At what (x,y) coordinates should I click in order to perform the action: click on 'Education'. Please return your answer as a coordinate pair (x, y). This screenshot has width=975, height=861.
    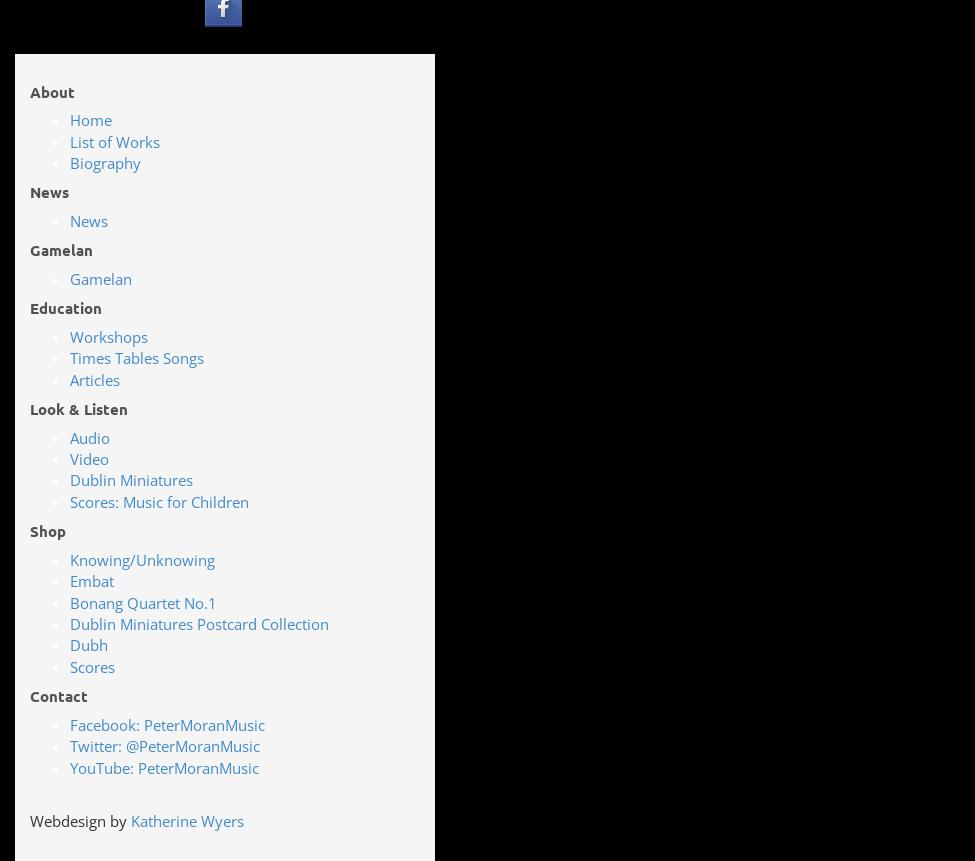
    Looking at the image, I should click on (66, 307).